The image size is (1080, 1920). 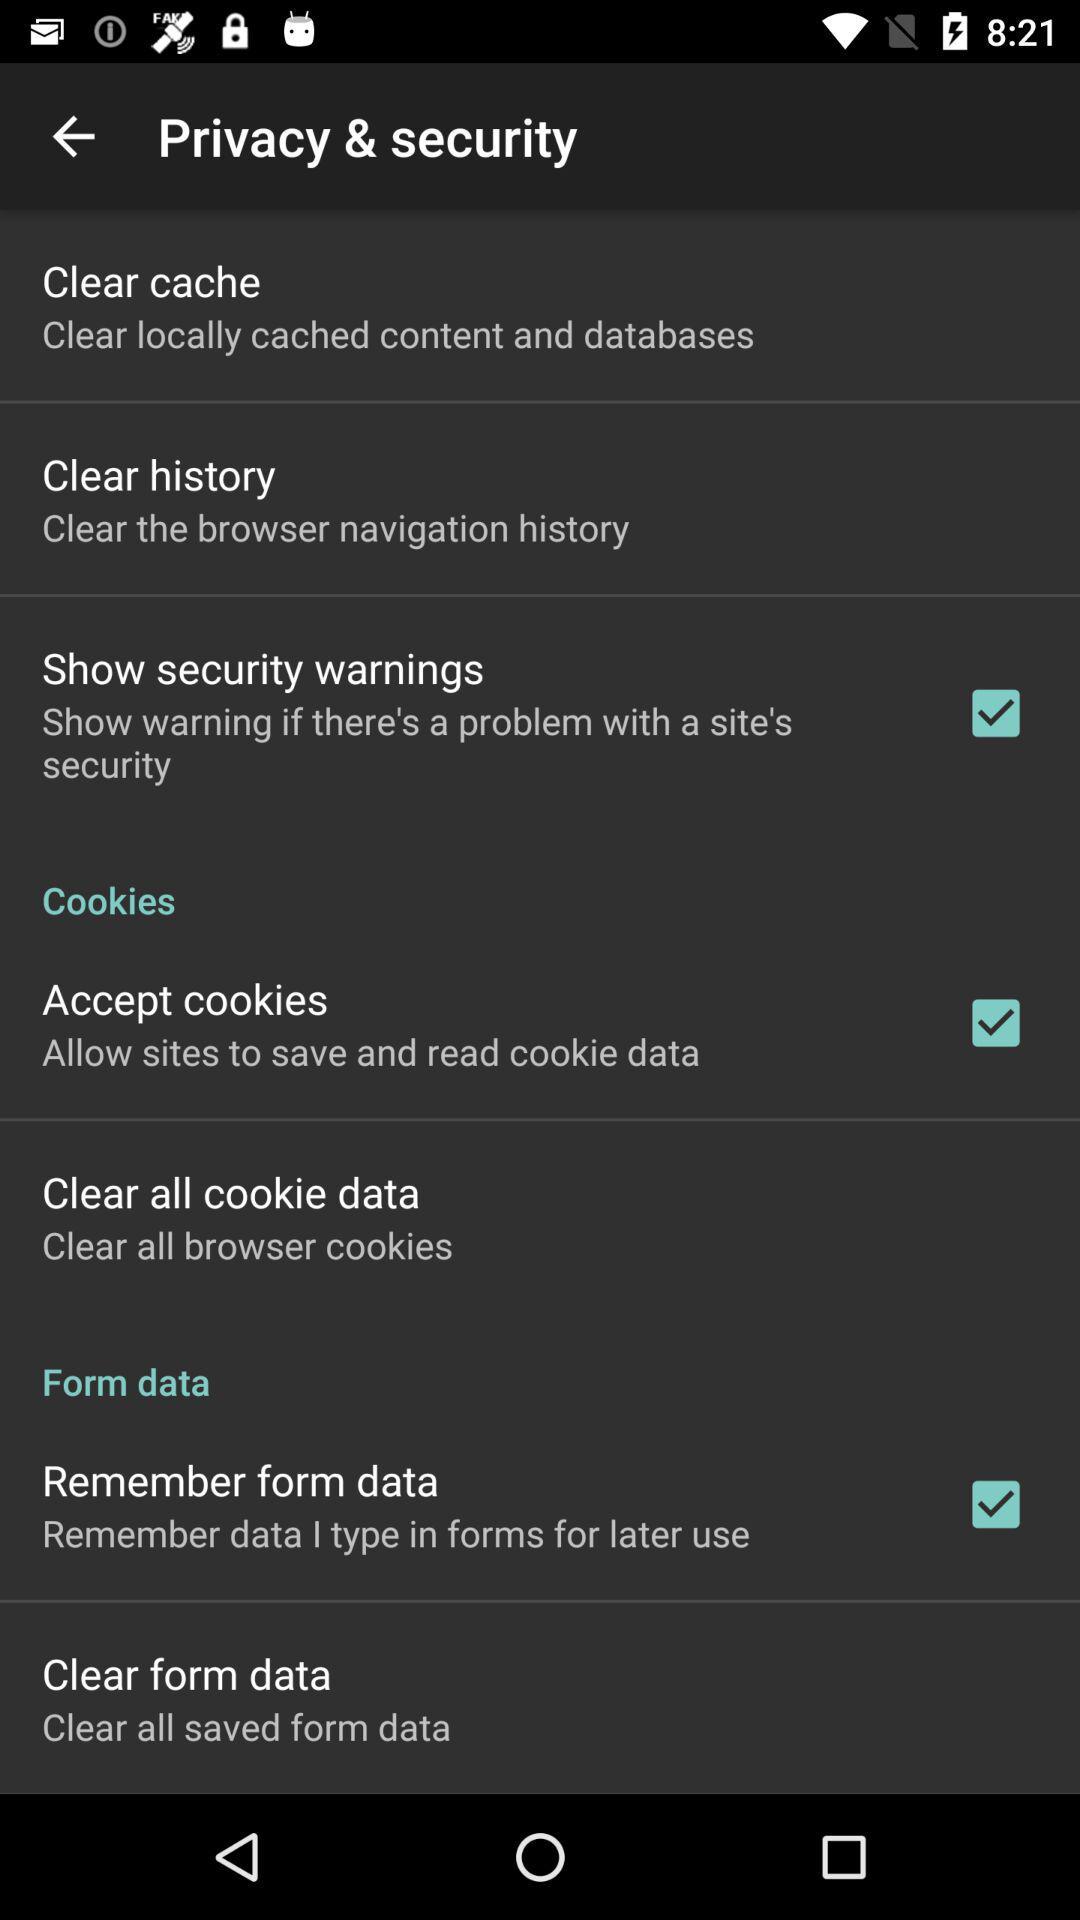 What do you see at coordinates (150, 279) in the screenshot?
I see `the clear cache` at bounding box center [150, 279].